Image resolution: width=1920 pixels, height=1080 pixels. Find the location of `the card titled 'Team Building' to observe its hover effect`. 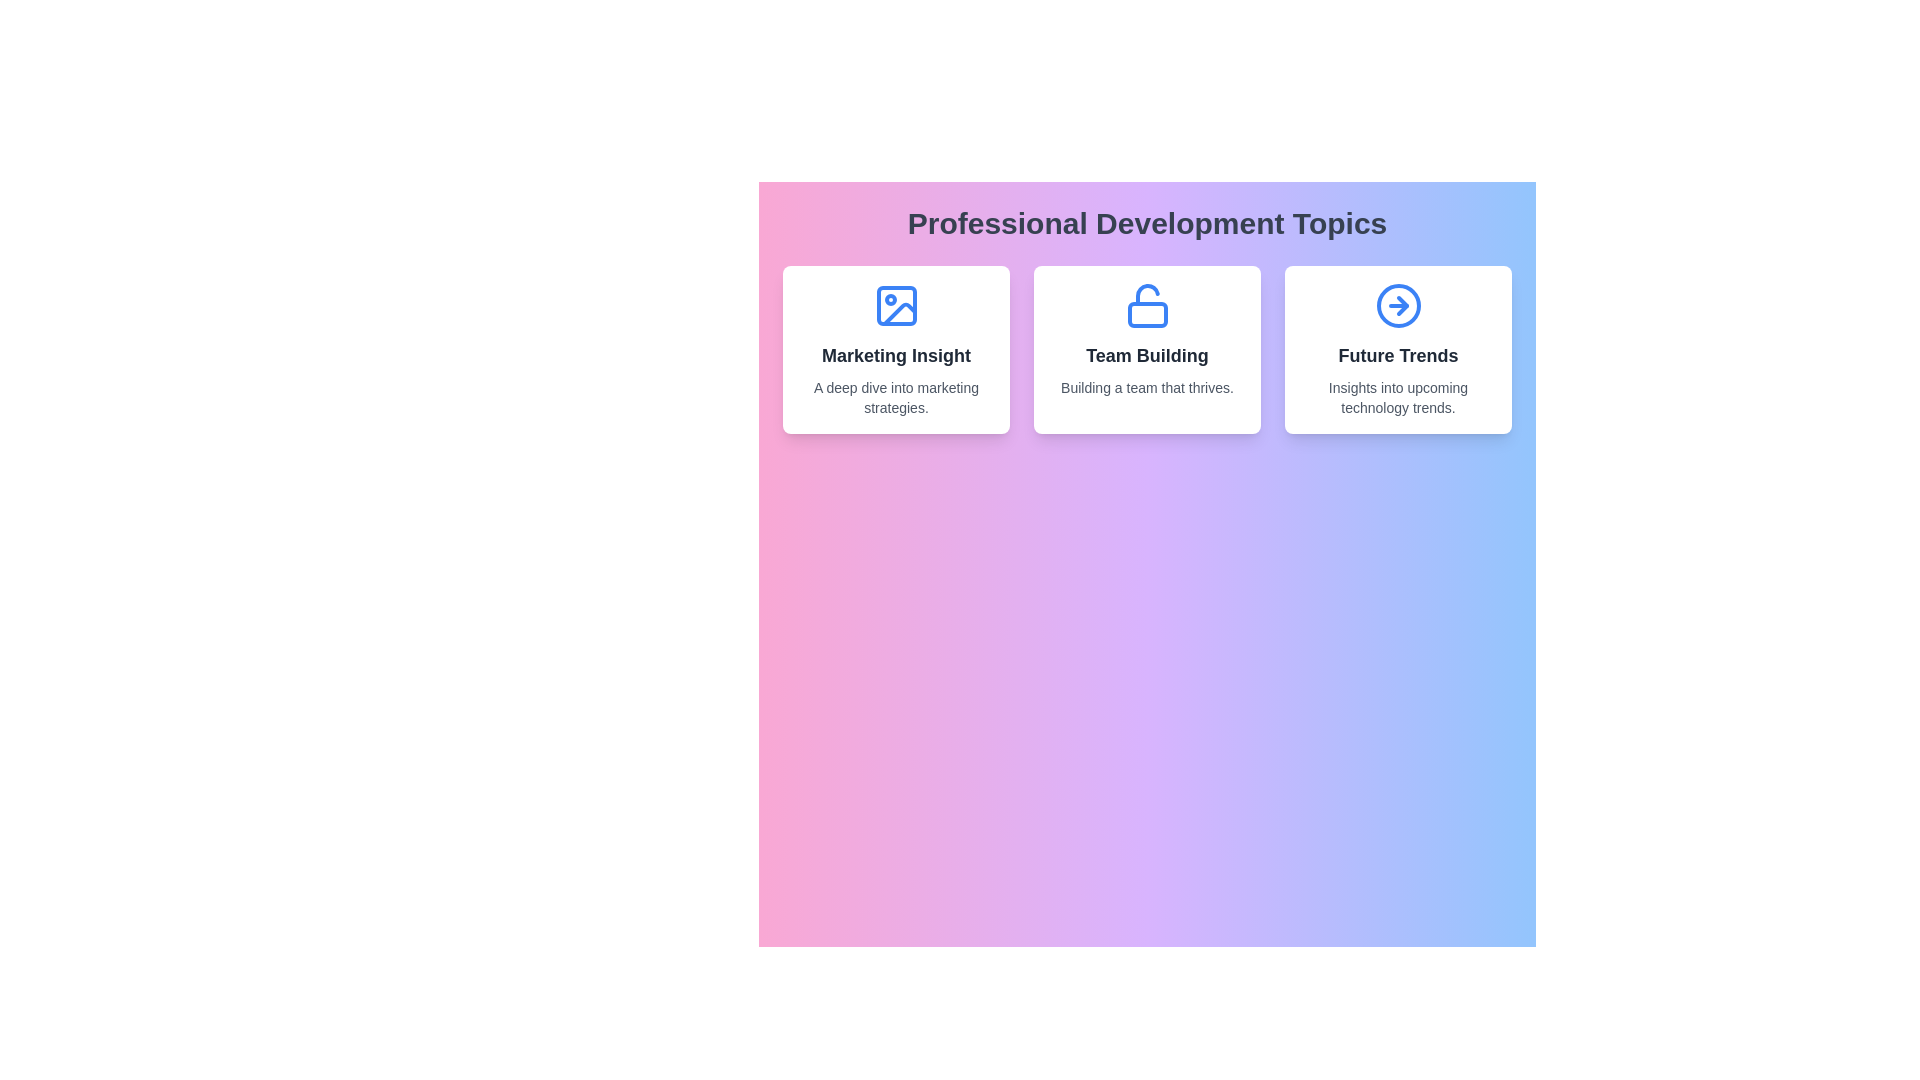

the card titled 'Team Building' to observe its hover effect is located at coordinates (1147, 349).